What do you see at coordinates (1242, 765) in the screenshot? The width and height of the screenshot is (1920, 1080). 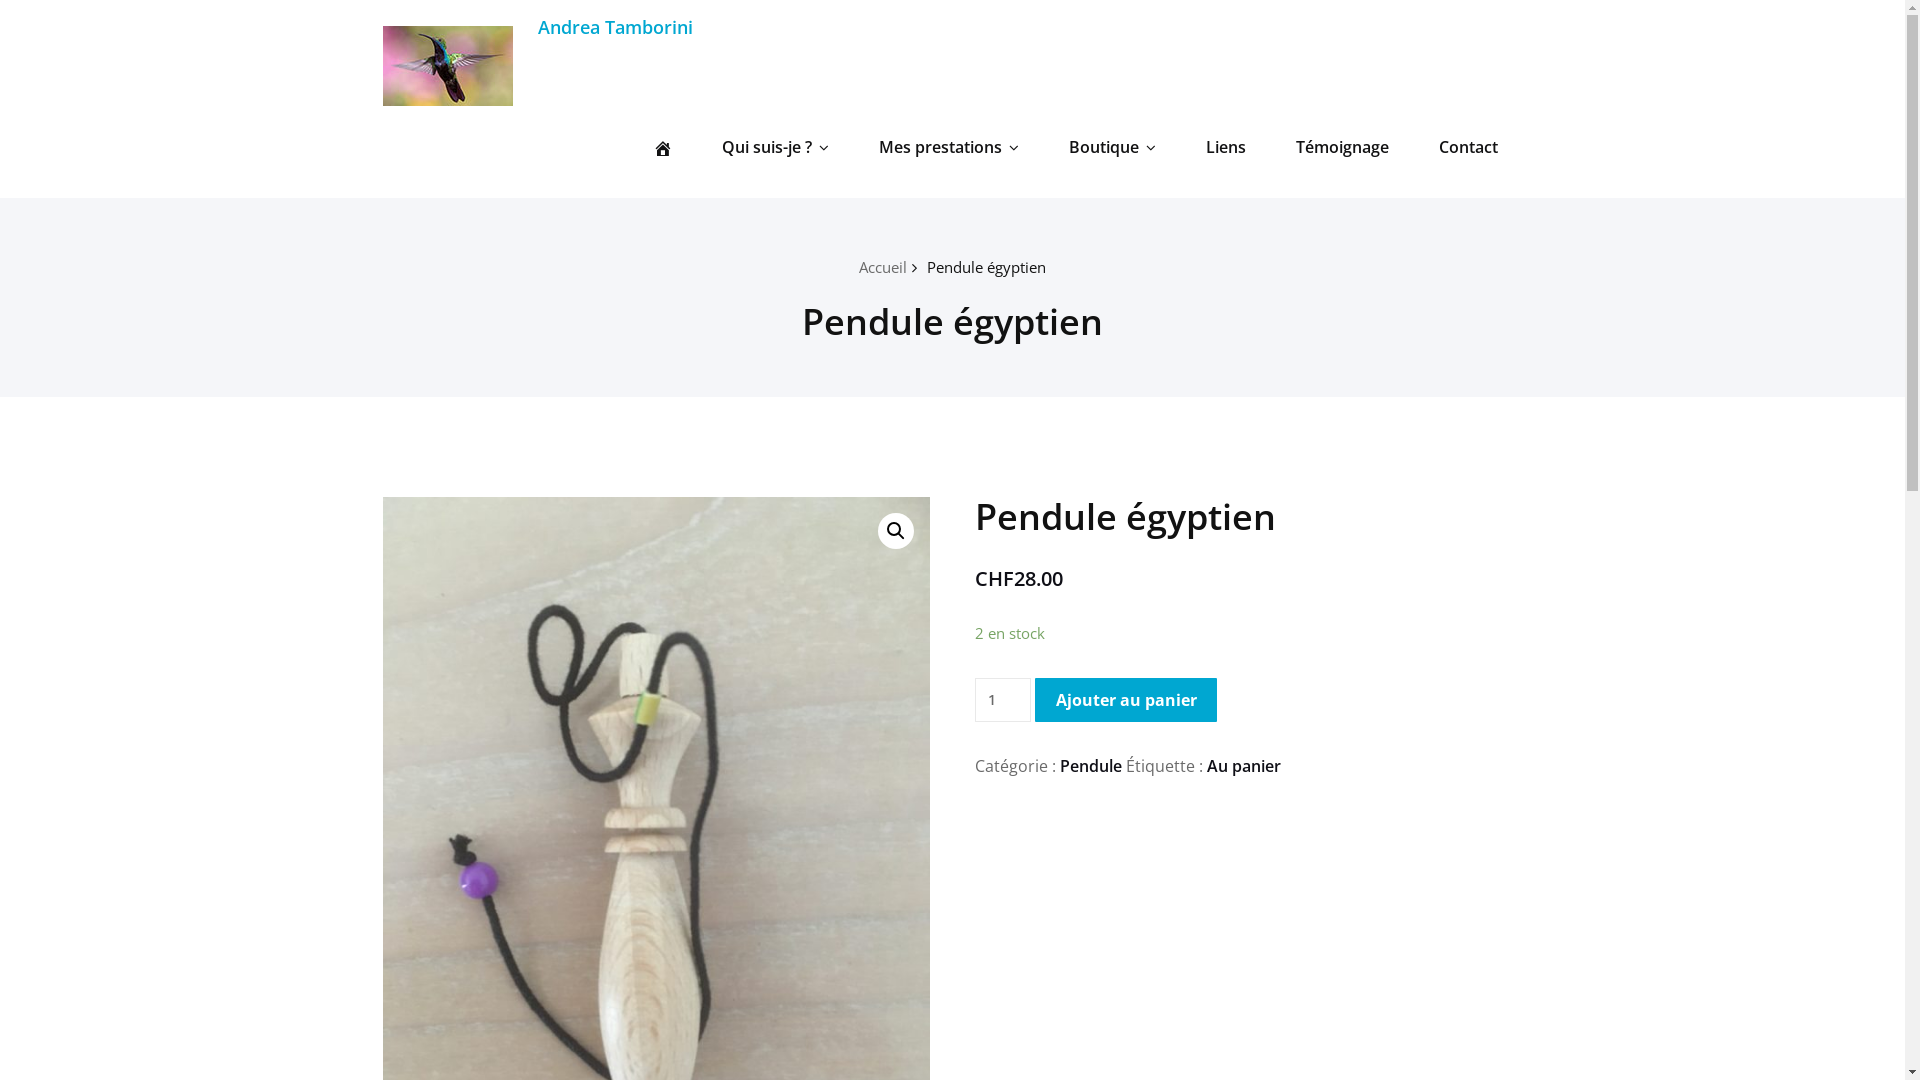 I see `'Au panier'` at bounding box center [1242, 765].